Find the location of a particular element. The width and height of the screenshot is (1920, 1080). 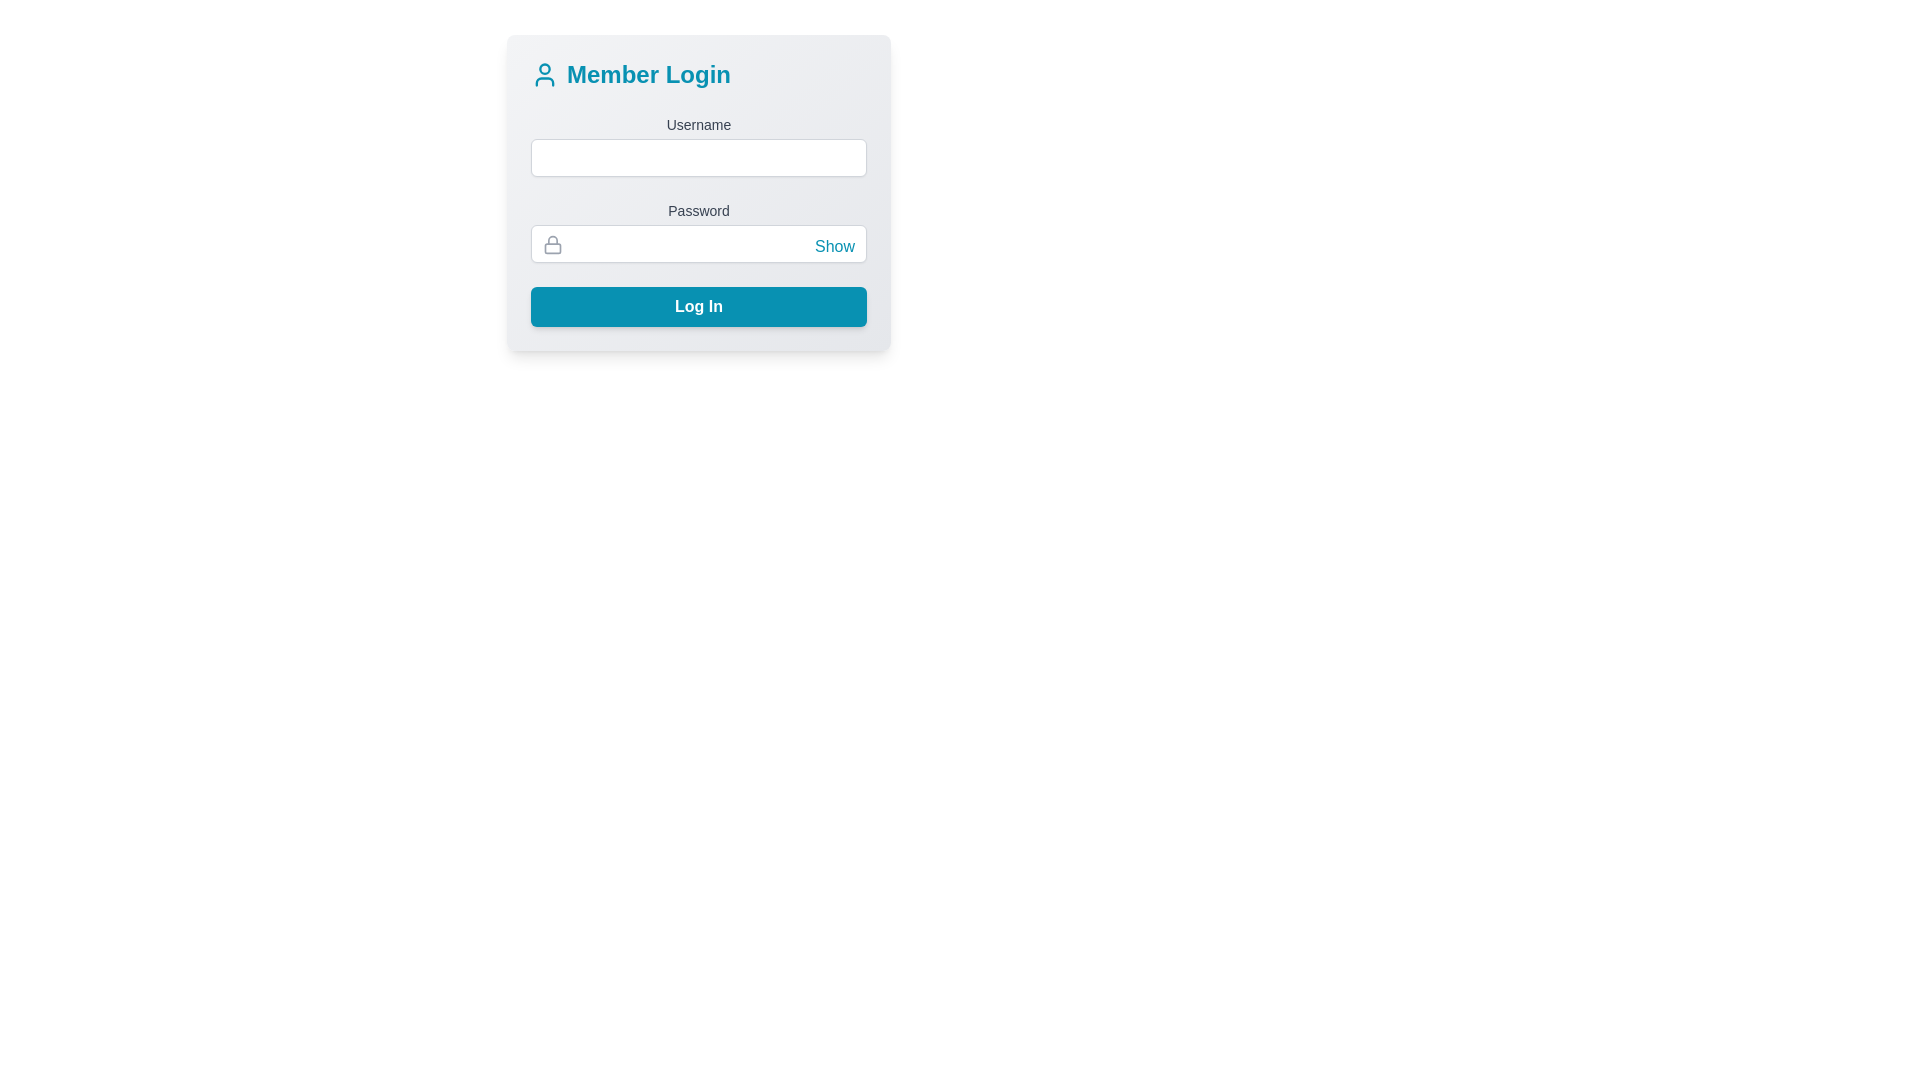

the 'Member Login' text header, which is styled in a large and bold cyan font and located above the 'Username' input field is located at coordinates (699, 73).